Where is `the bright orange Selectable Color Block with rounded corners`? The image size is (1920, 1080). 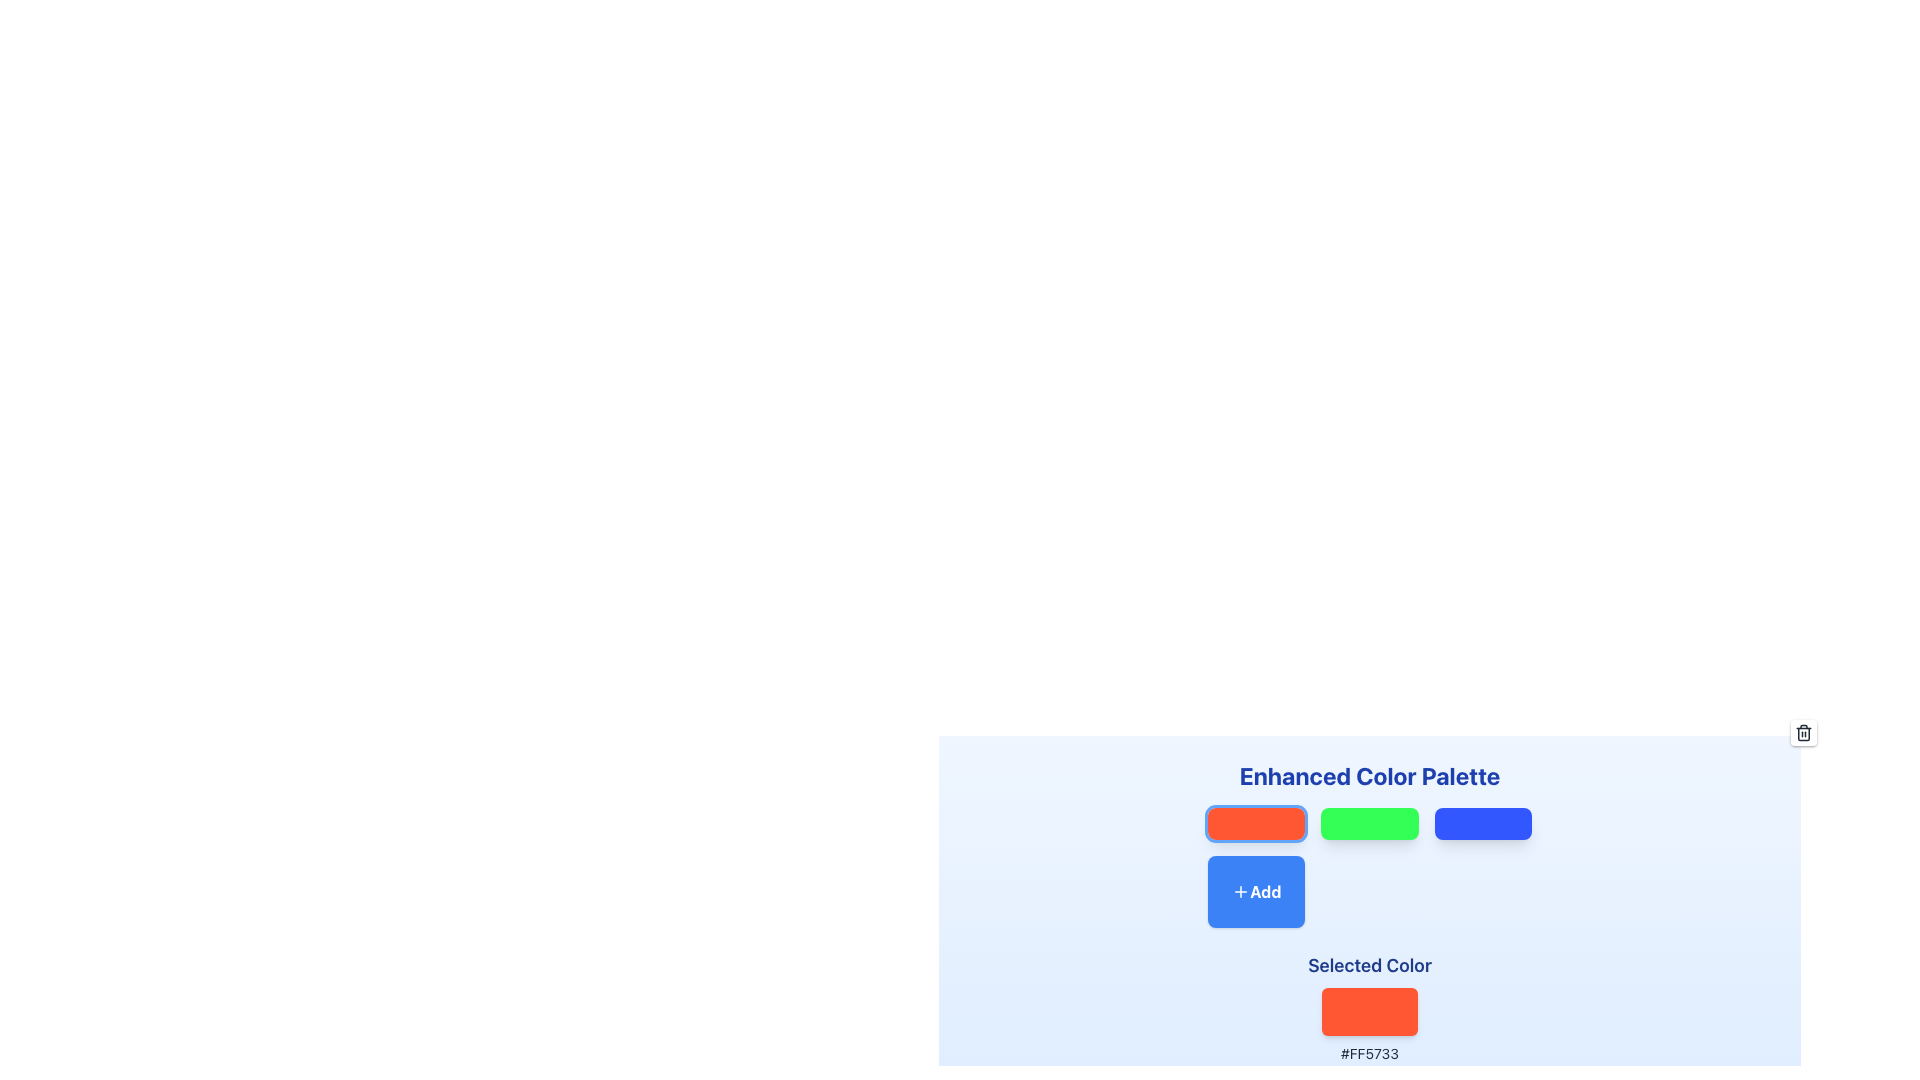
the bright orange Selectable Color Block with rounded corners is located at coordinates (1255, 824).